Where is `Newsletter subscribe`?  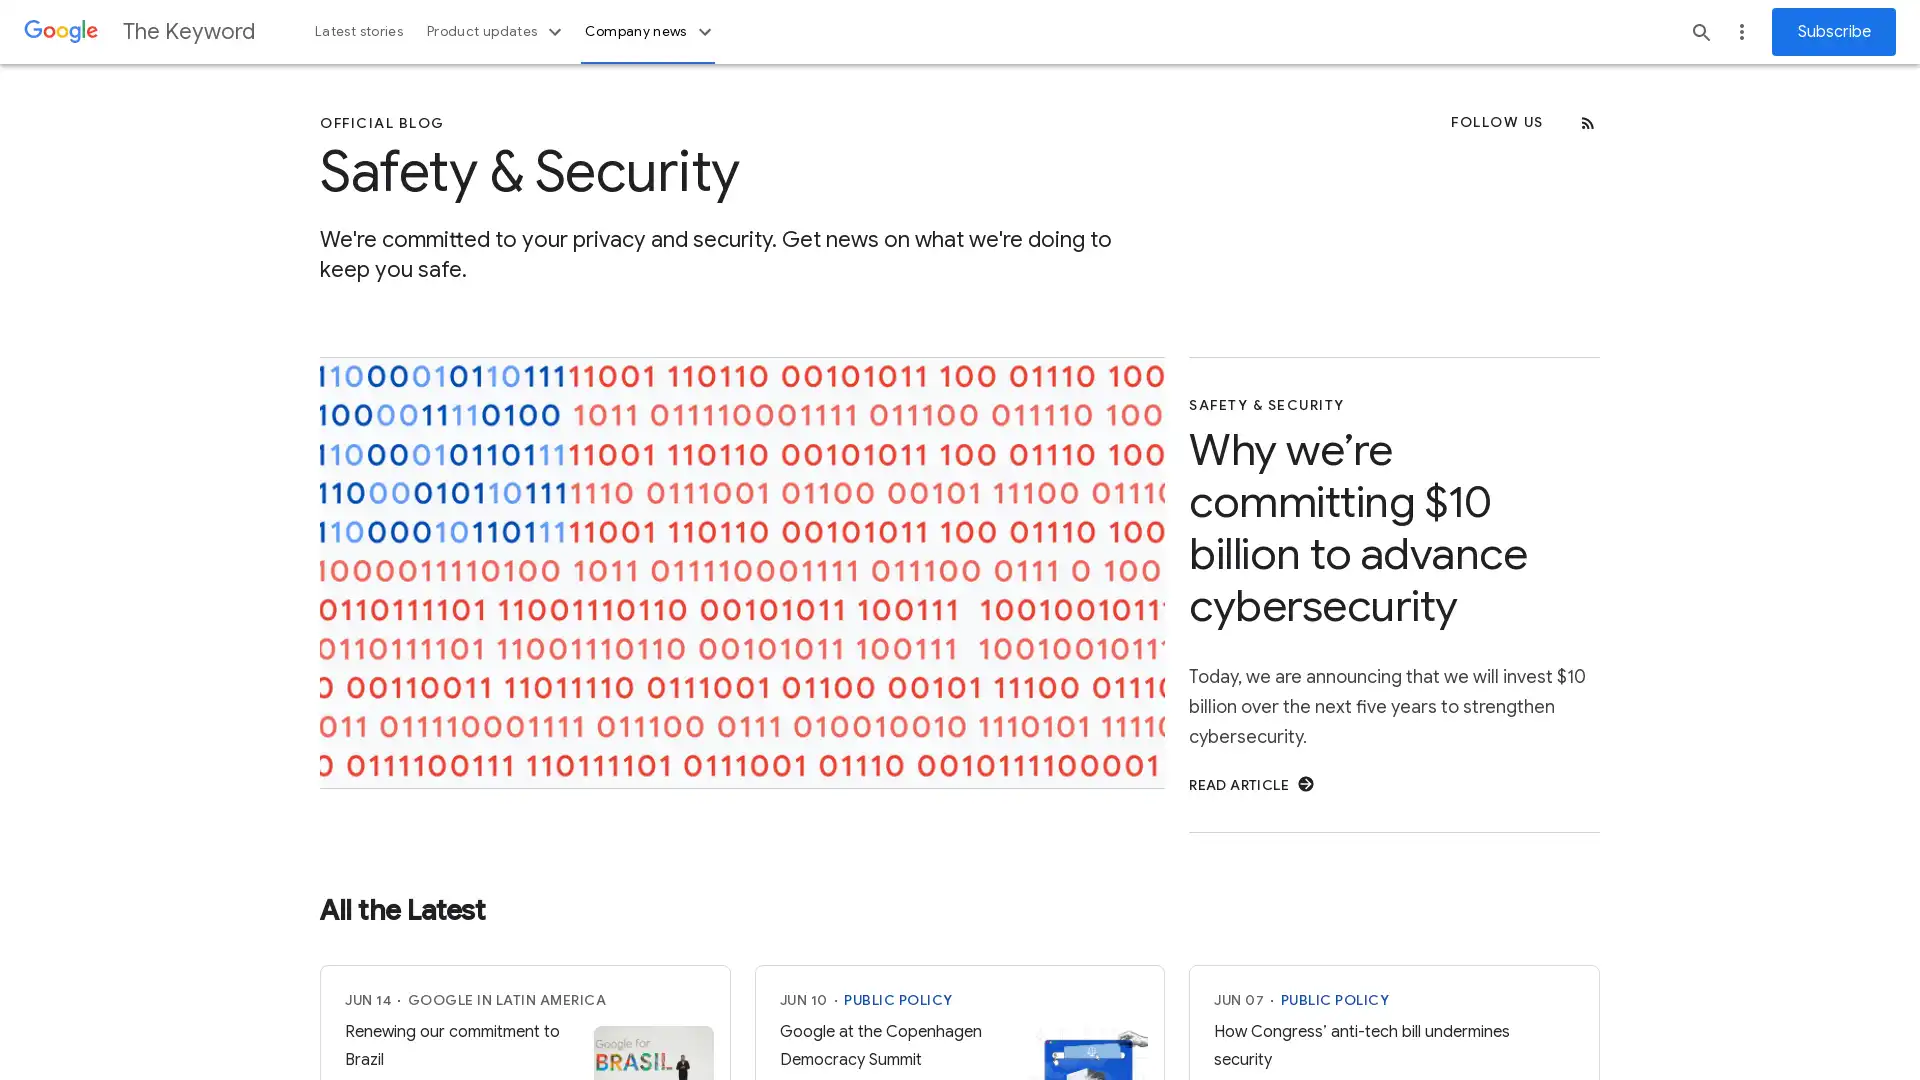 Newsletter subscribe is located at coordinates (1833, 31).